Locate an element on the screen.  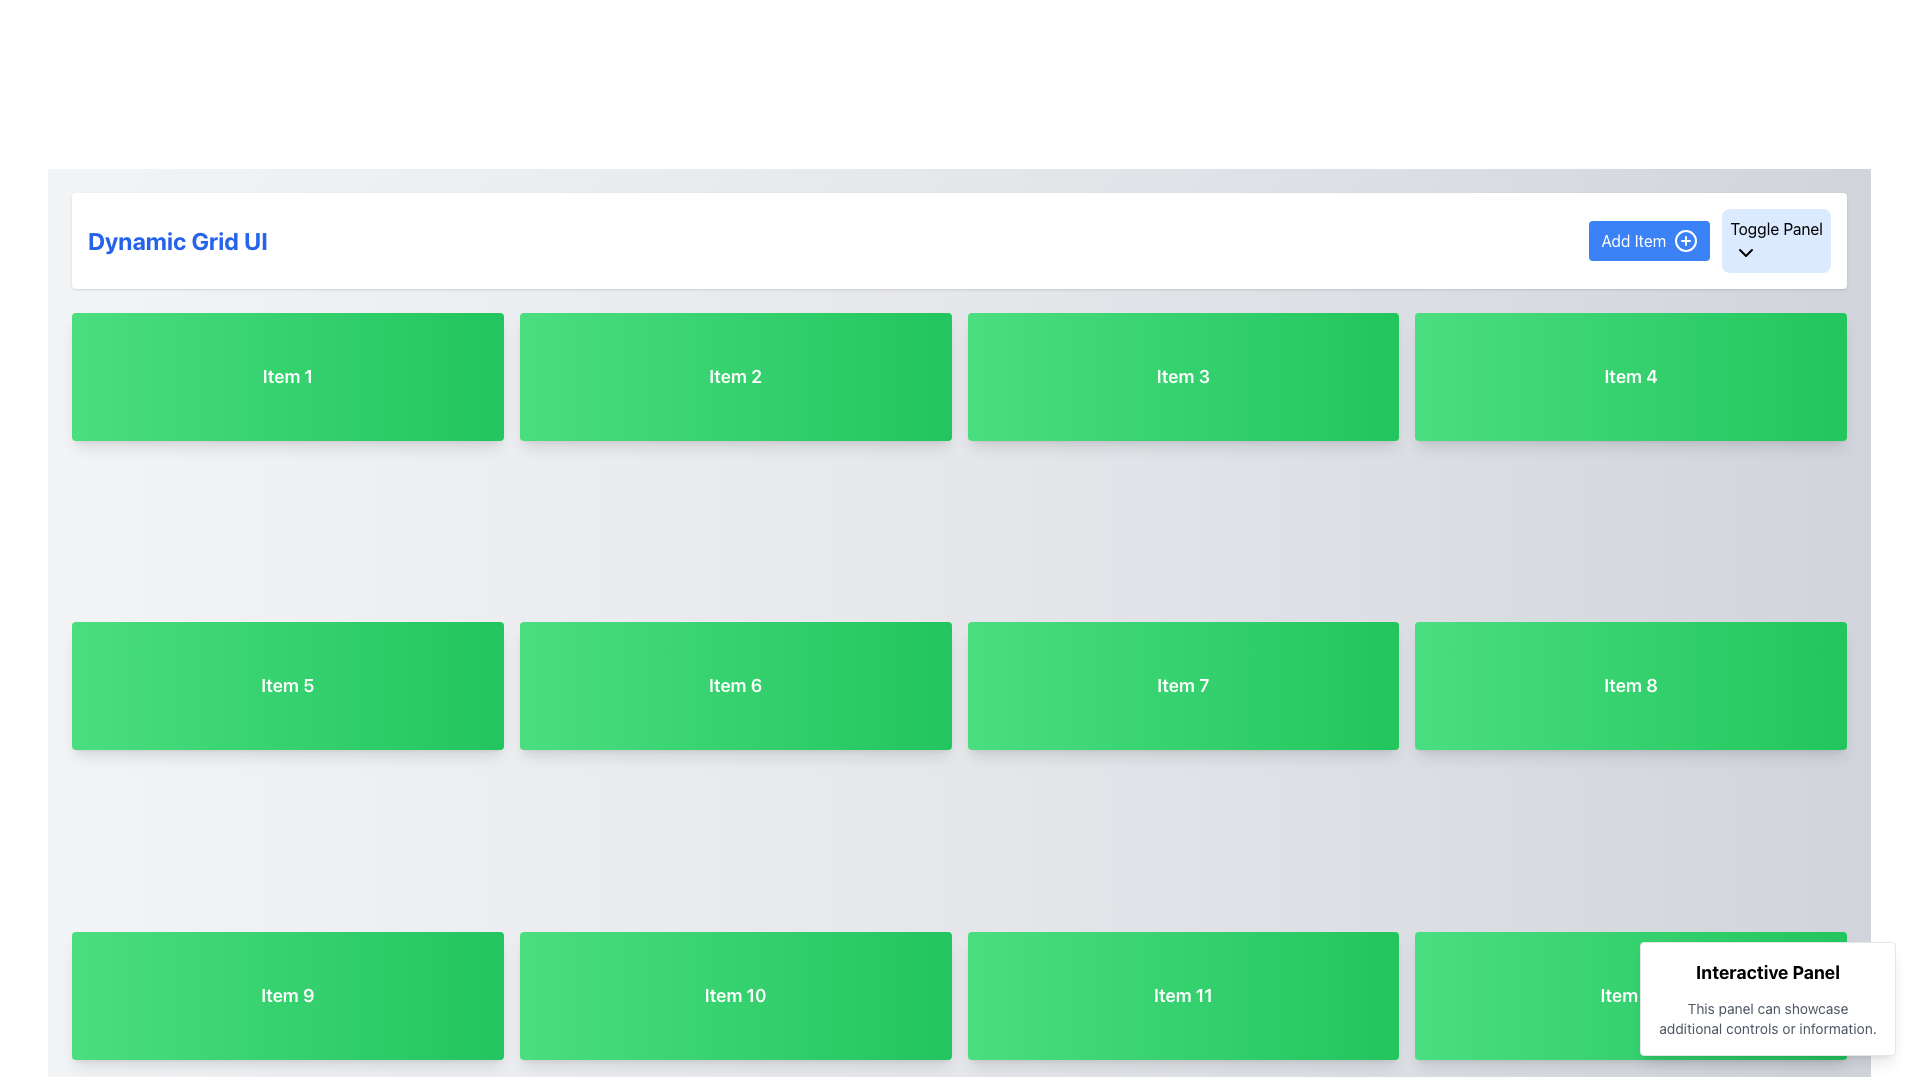
the Static Display Box labeled 'Item 7', which is a rectangular button-like component with rounded corners and a green gradient background, located in the second row and third column of a grid layout is located at coordinates (1183, 685).